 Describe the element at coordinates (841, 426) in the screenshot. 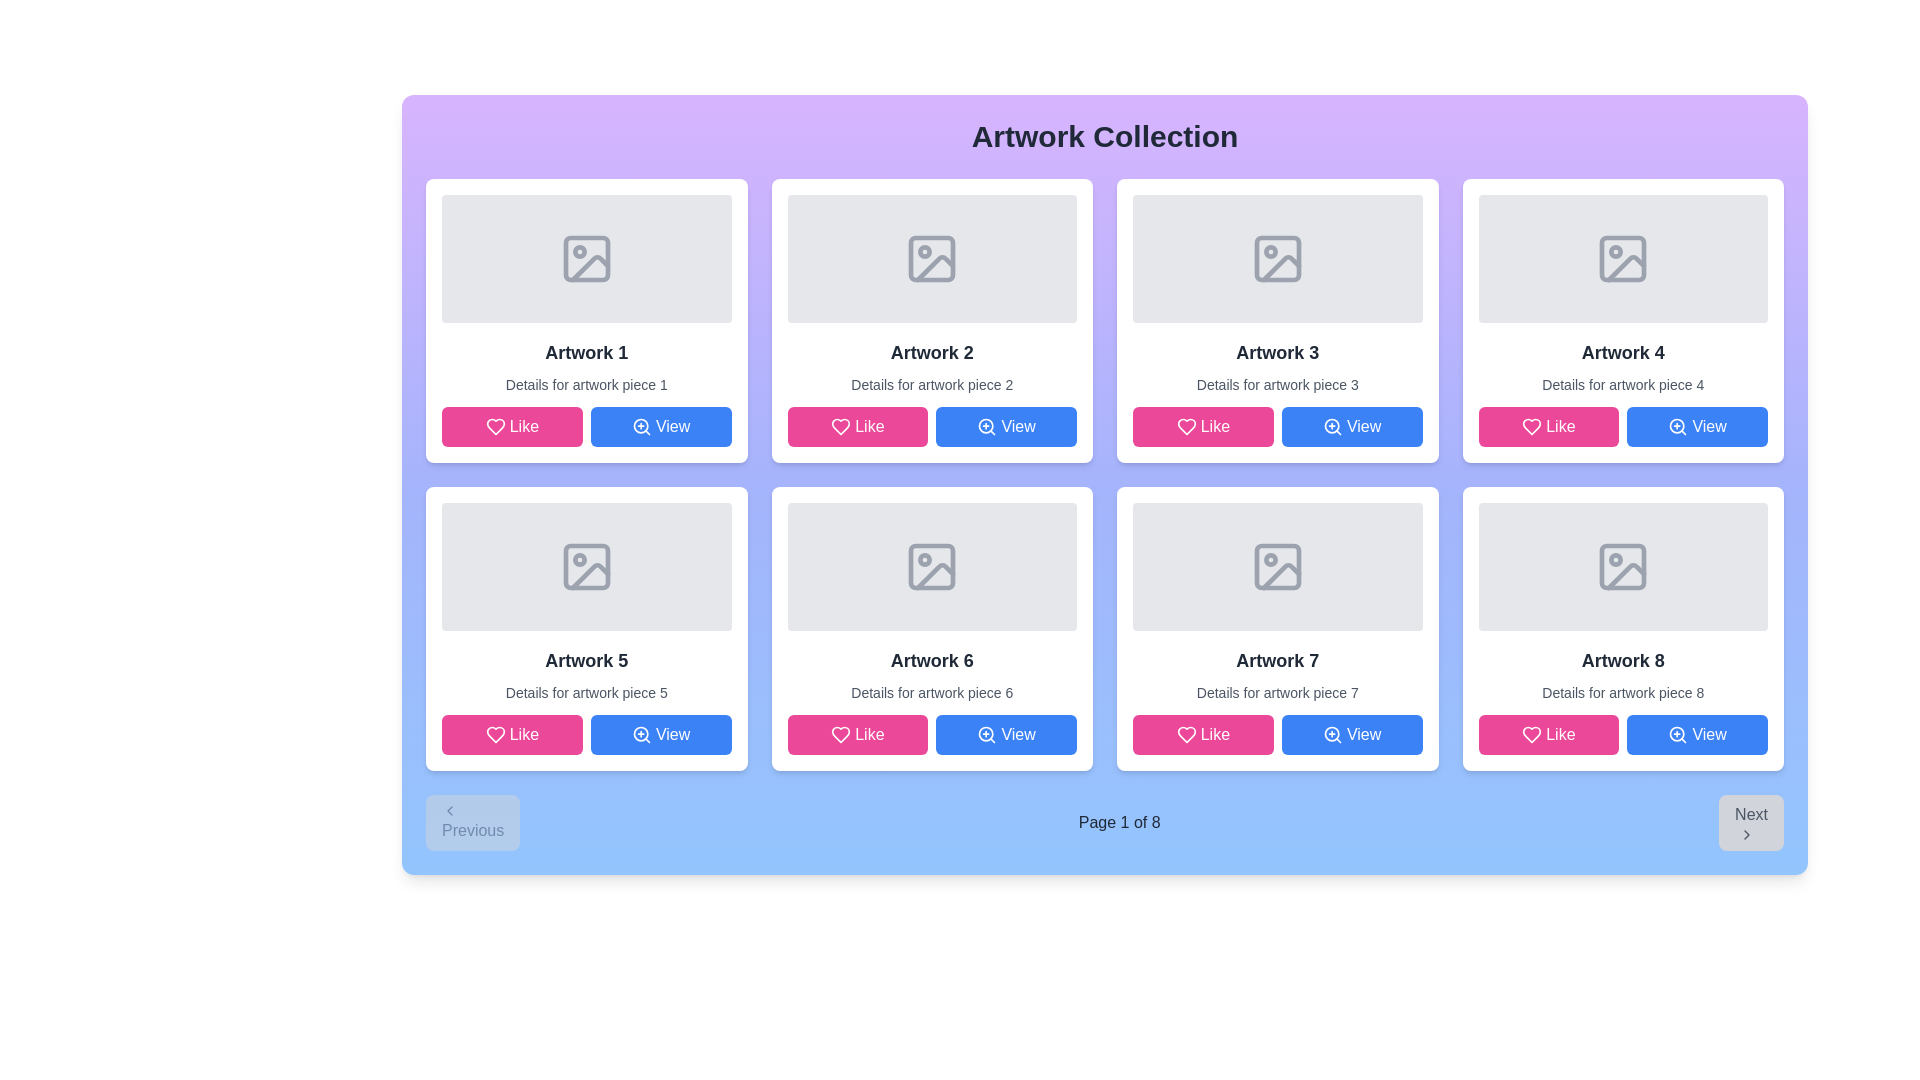

I see `the heart icon on the pink rectangular 'Like' button located in the lower region of the card for 'Artwork 2'` at that location.